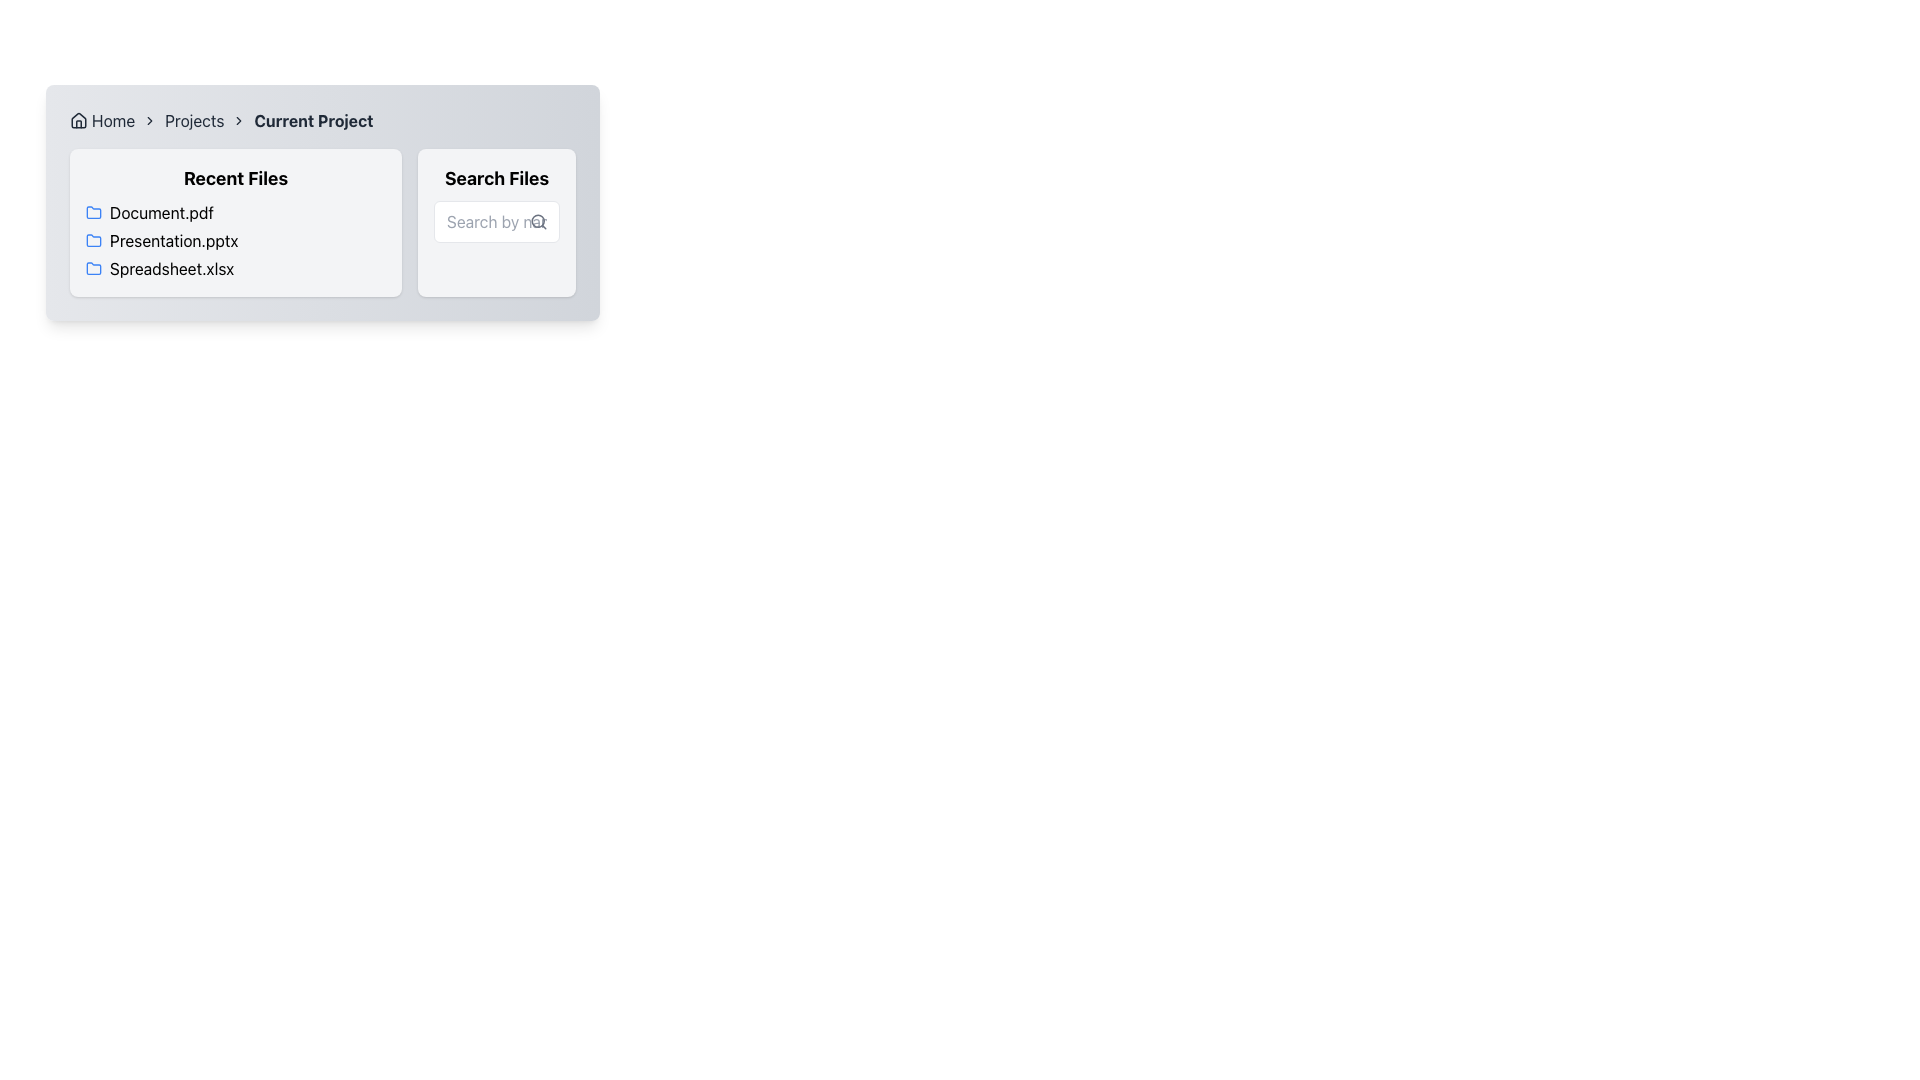  What do you see at coordinates (101, 120) in the screenshot?
I see `the Breadcrumb Navigation Link located at the top-left corner of the navigation bar` at bounding box center [101, 120].